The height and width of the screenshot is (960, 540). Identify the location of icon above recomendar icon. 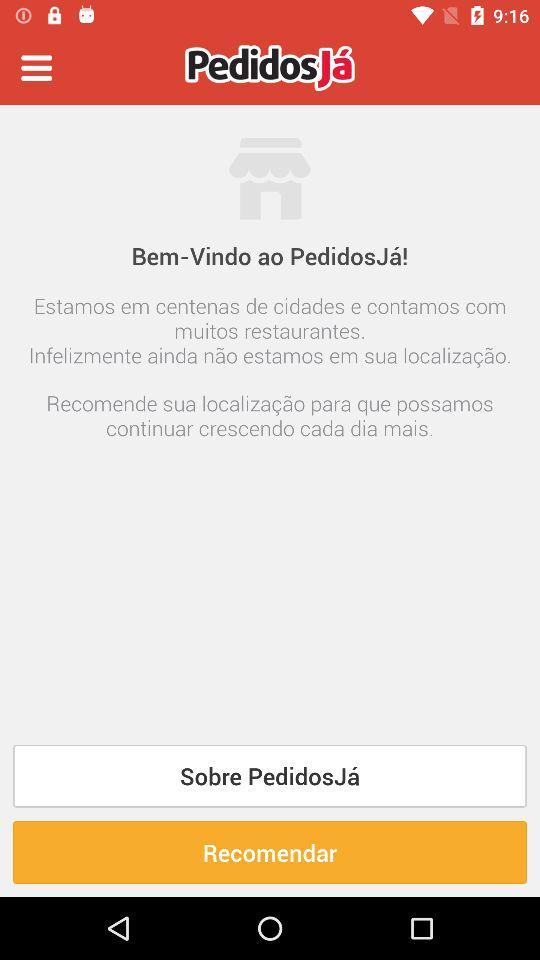
(270, 775).